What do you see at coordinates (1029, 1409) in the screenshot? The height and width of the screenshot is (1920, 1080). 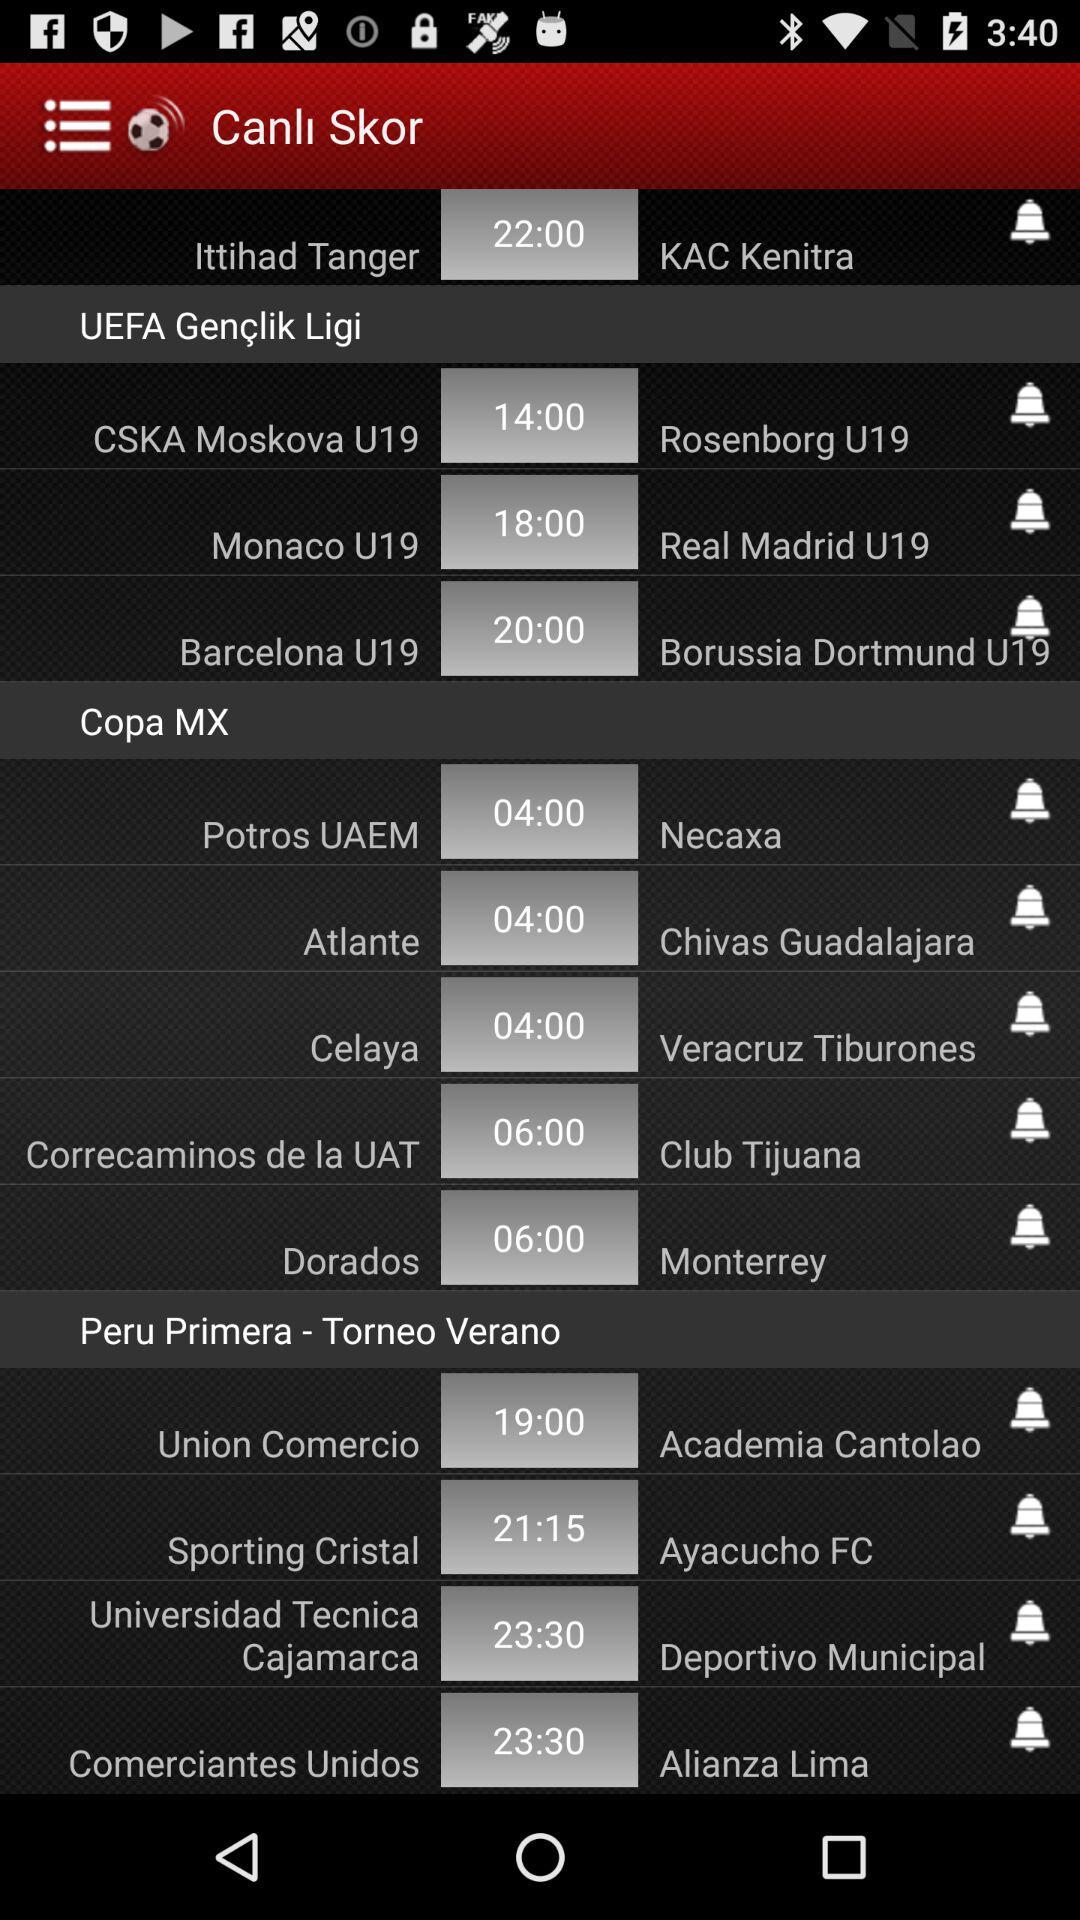 I see `set notification` at bounding box center [1029, 1409].